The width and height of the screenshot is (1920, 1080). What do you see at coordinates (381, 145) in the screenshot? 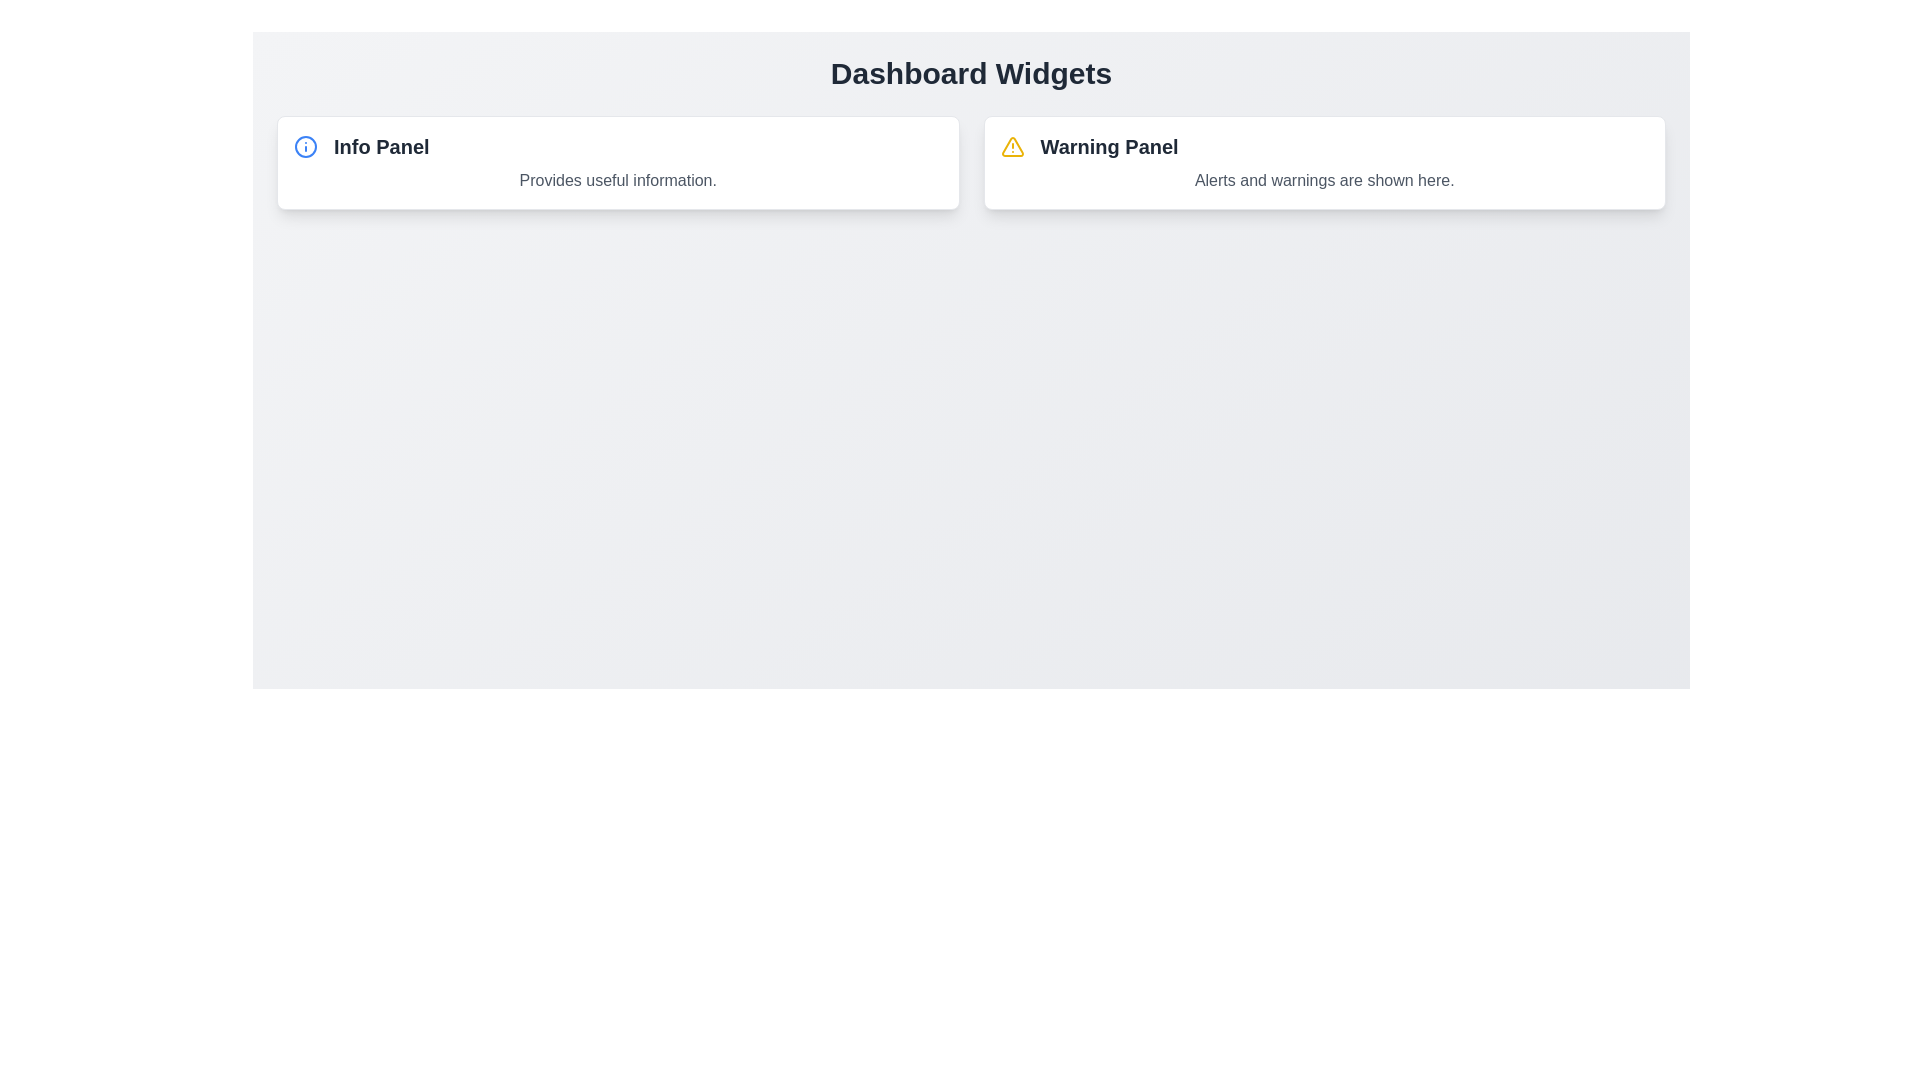
I see `the Text Label displaying 'Info Panel', which is styled with a large, bold, dark gray font and located to the right of an info icon within the upper left quadrant of the interface` at bounding box center [381, 145].